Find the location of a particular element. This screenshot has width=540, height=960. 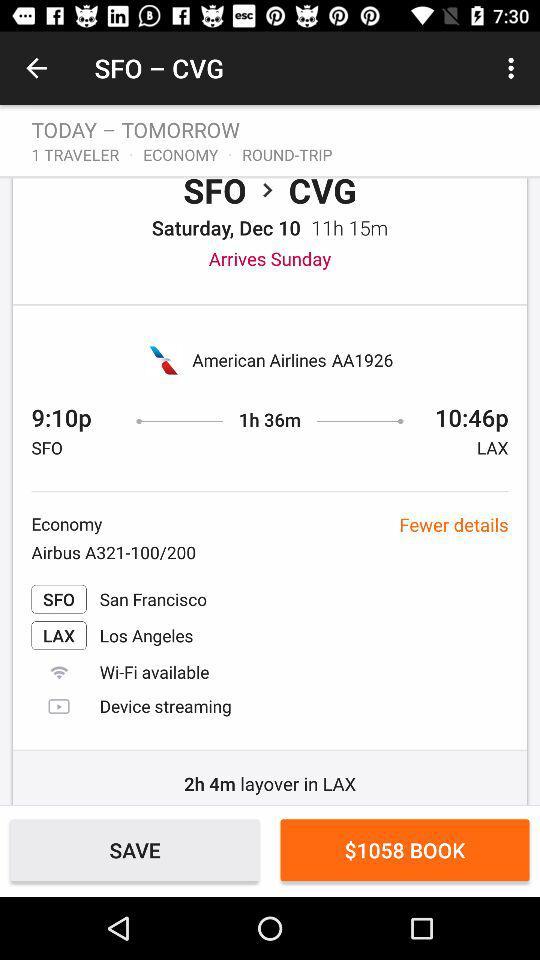

the save item is located at coordinates (135, 849).